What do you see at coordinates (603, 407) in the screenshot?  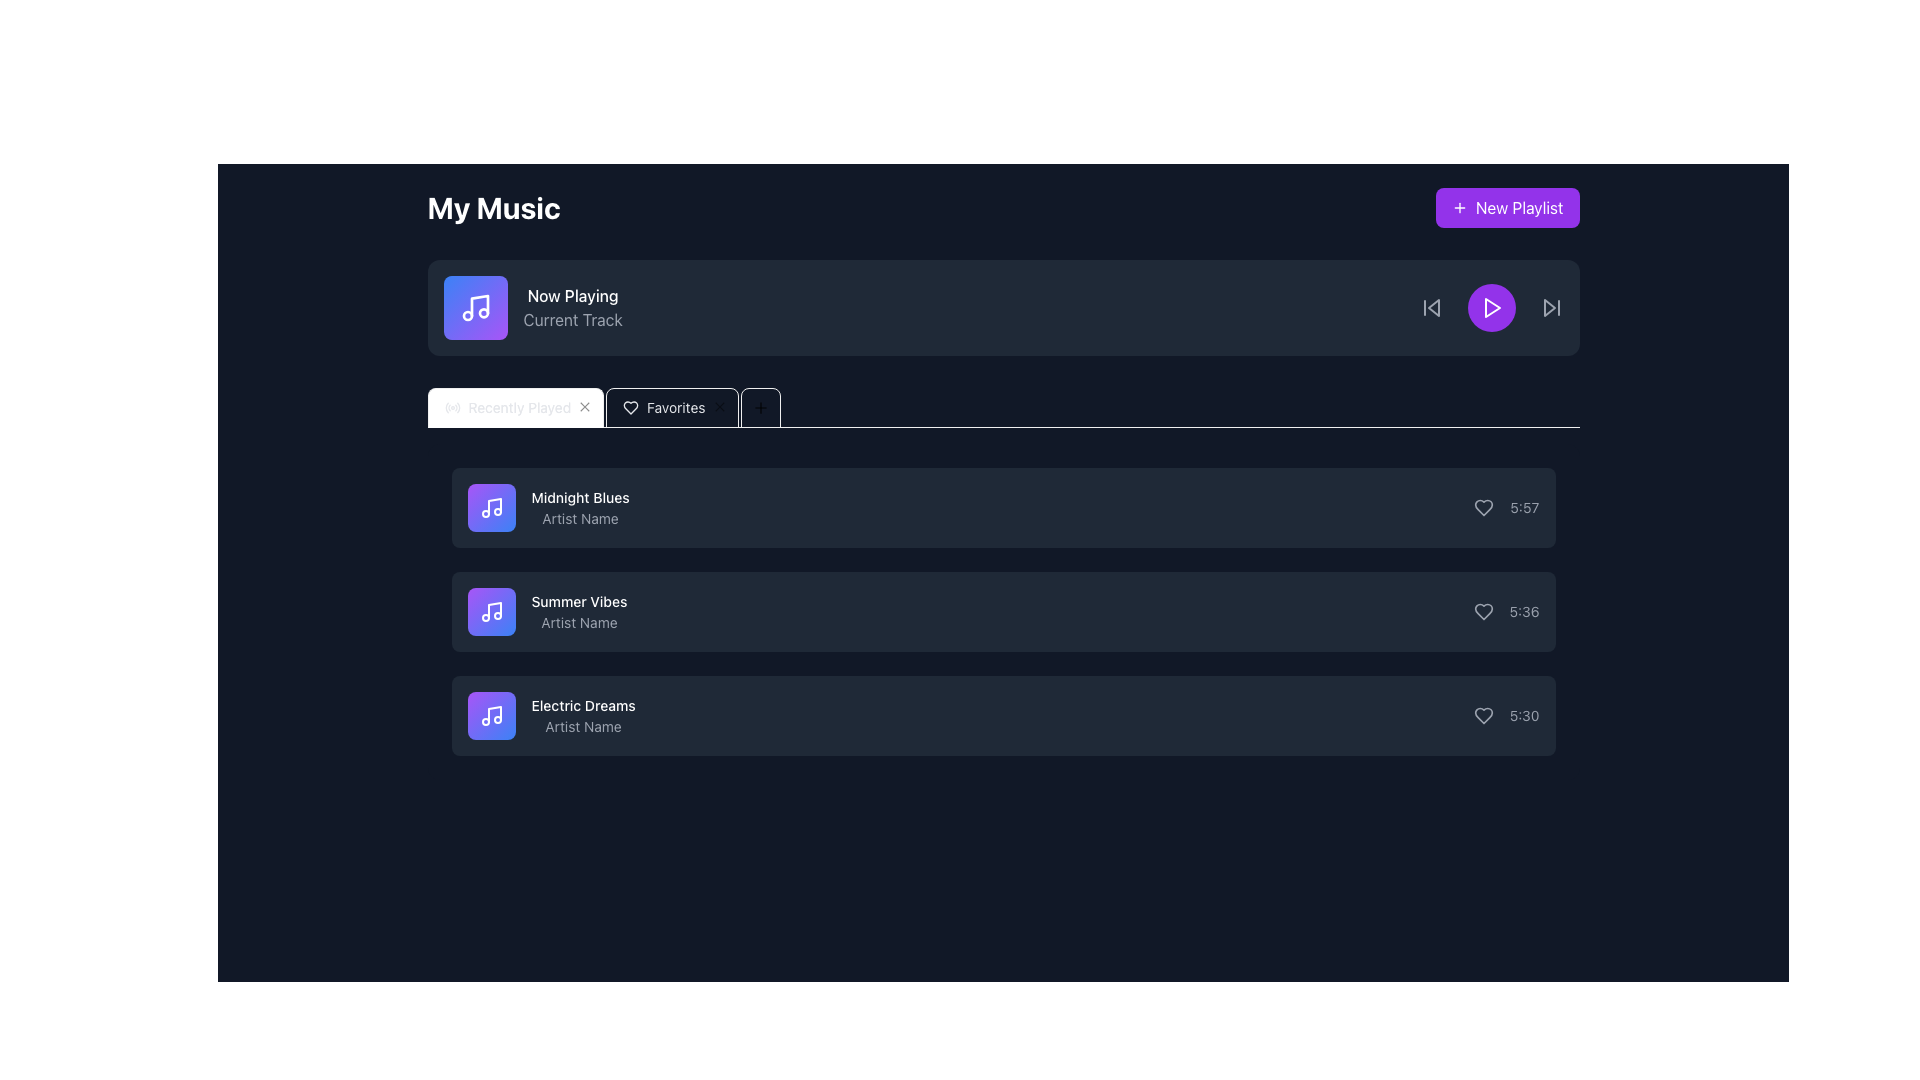 I see `the 'Favorites' tab with a heart icon` at bounding box center [603, 407].